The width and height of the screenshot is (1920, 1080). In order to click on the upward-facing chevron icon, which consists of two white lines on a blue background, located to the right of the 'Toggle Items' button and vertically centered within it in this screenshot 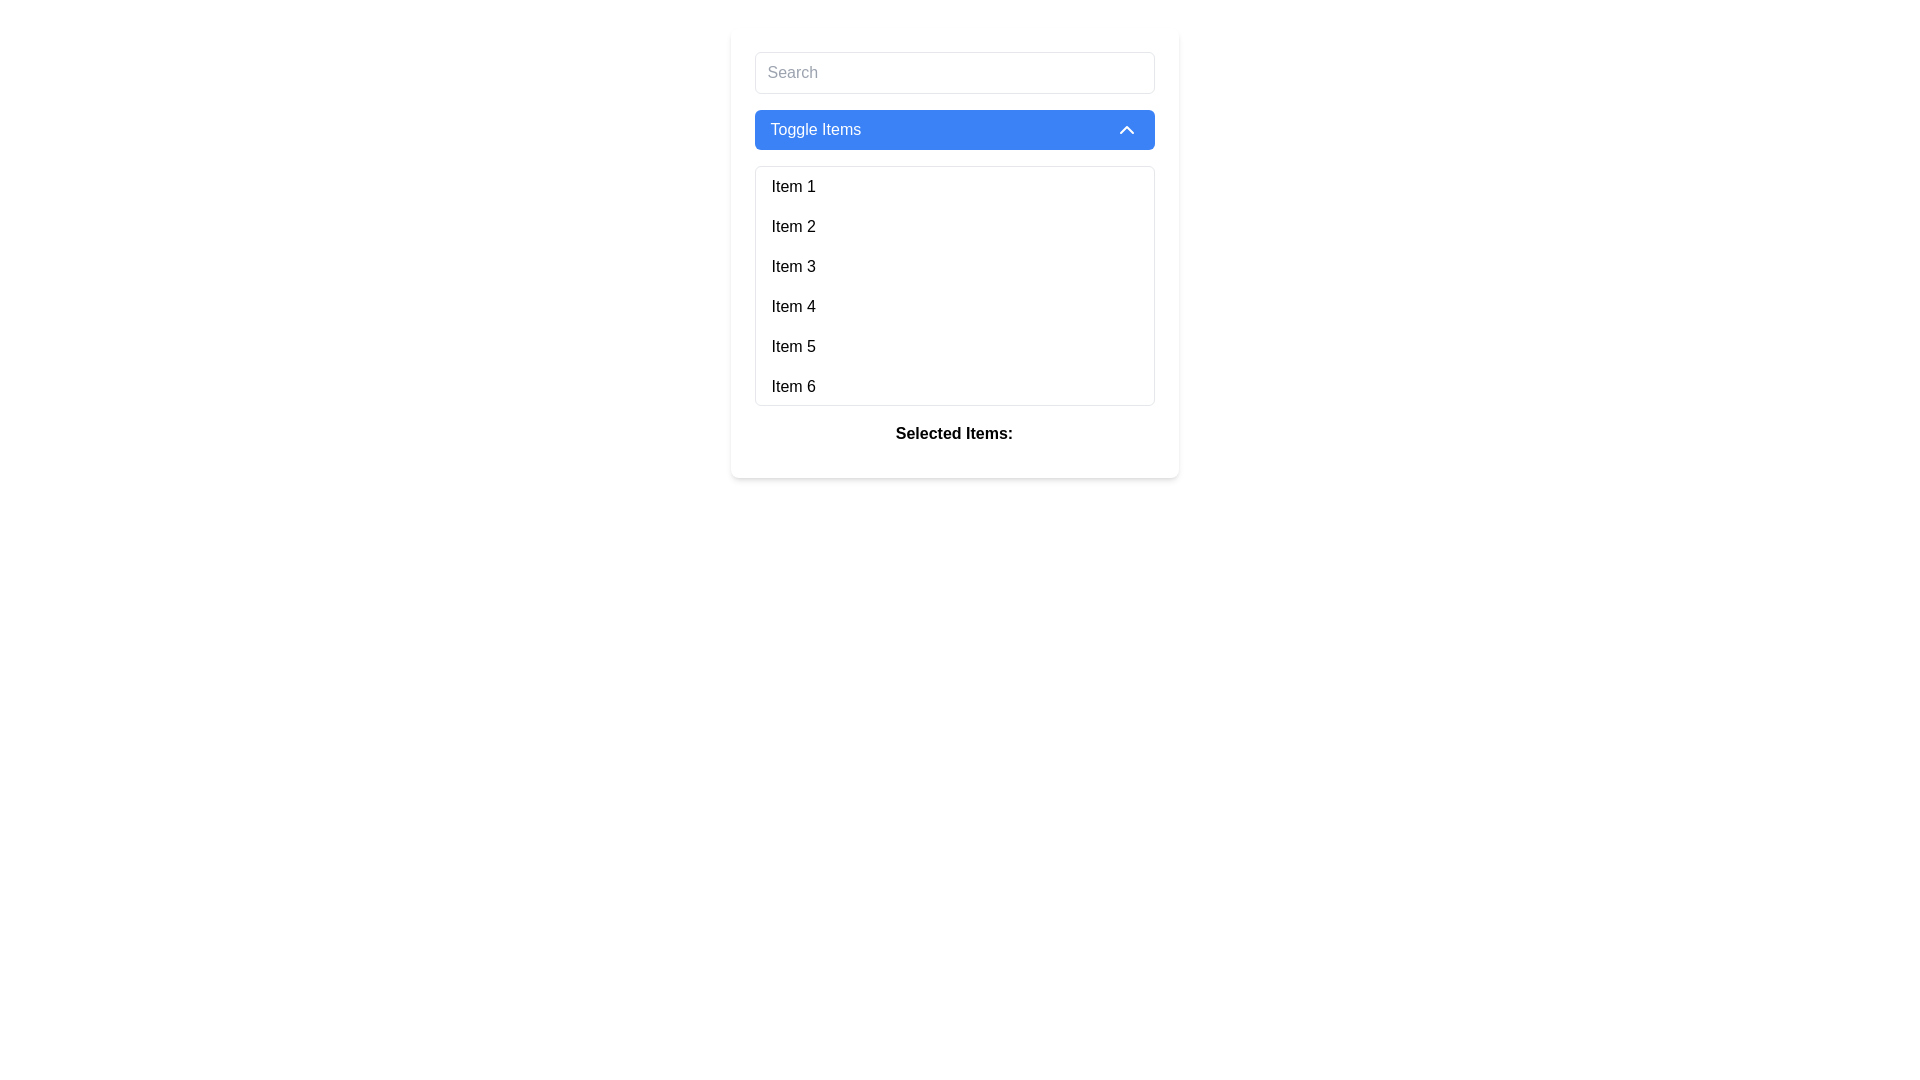, I will do `click(1126, 130)`.